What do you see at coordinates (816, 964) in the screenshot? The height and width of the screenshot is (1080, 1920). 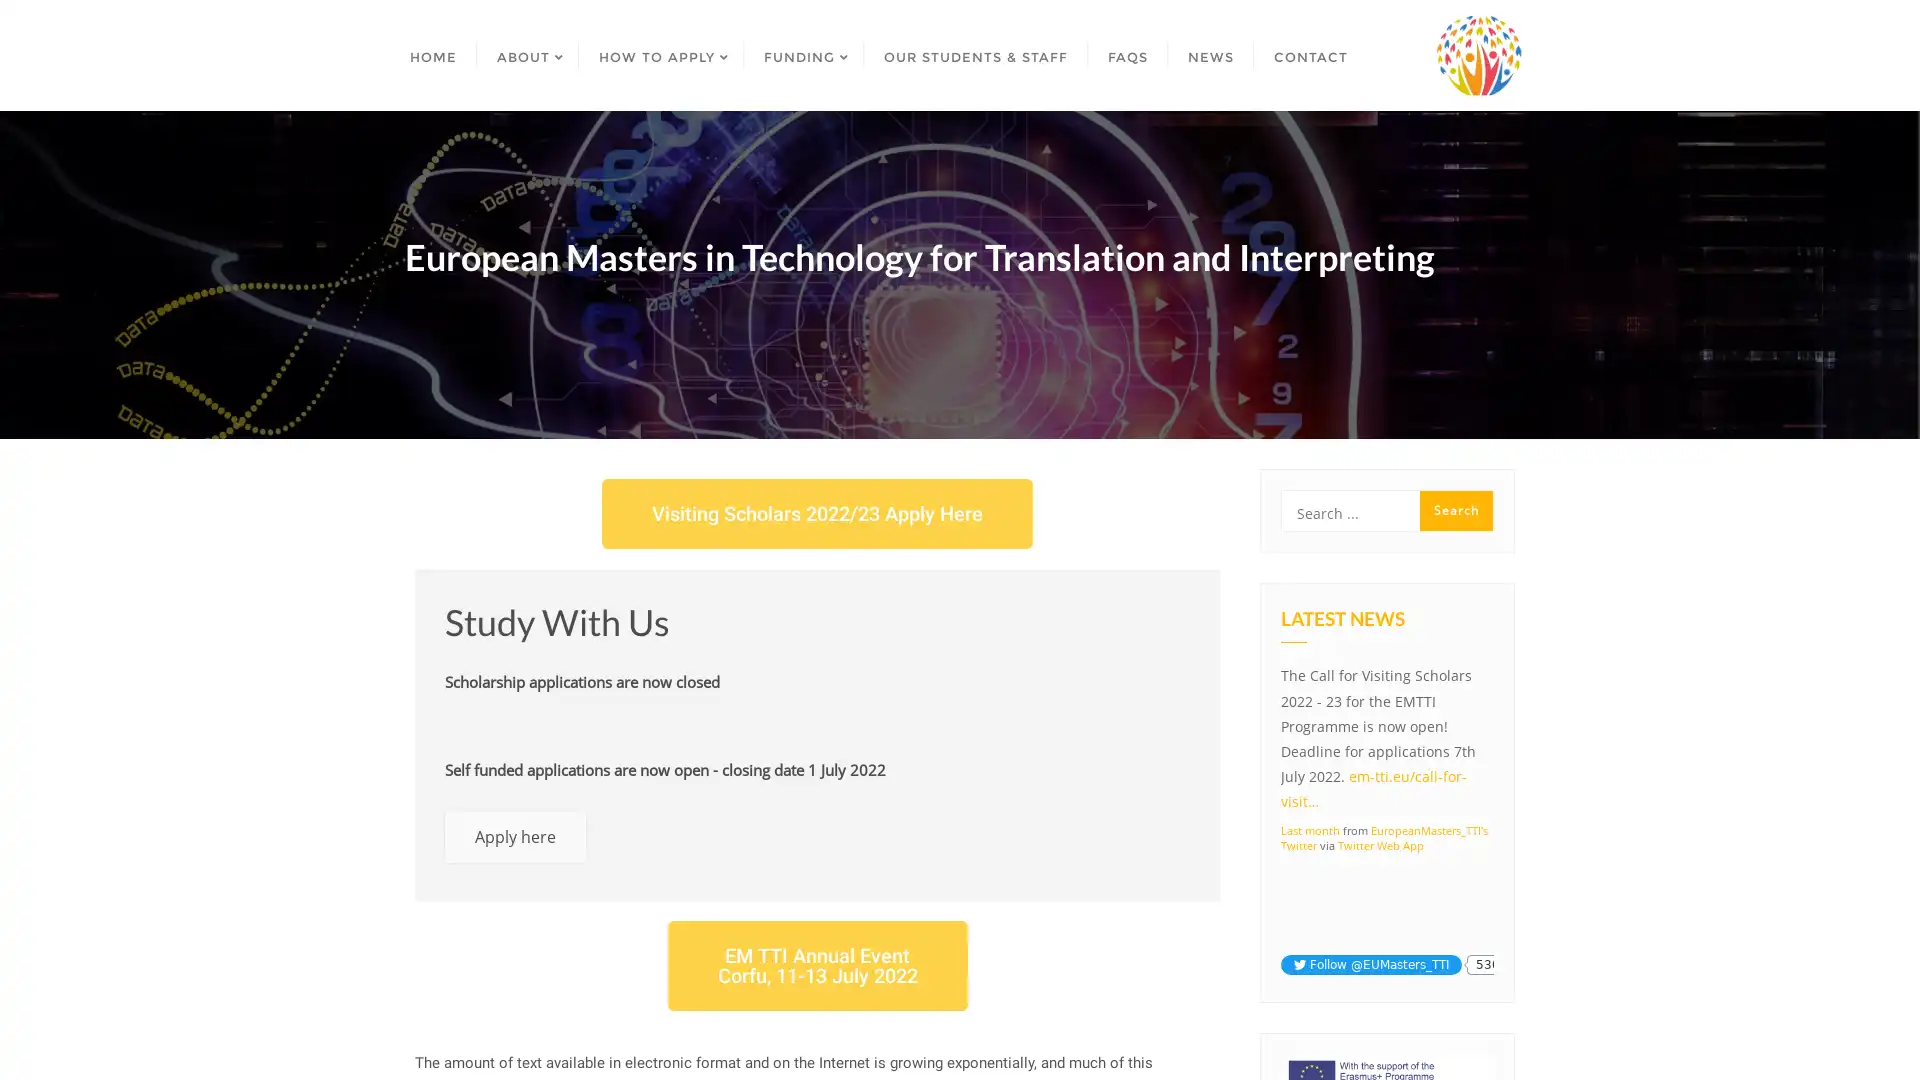 I see `EM TTI Annual Event Corfu, 11-13 July 2022` at bounding box center [816, 964].